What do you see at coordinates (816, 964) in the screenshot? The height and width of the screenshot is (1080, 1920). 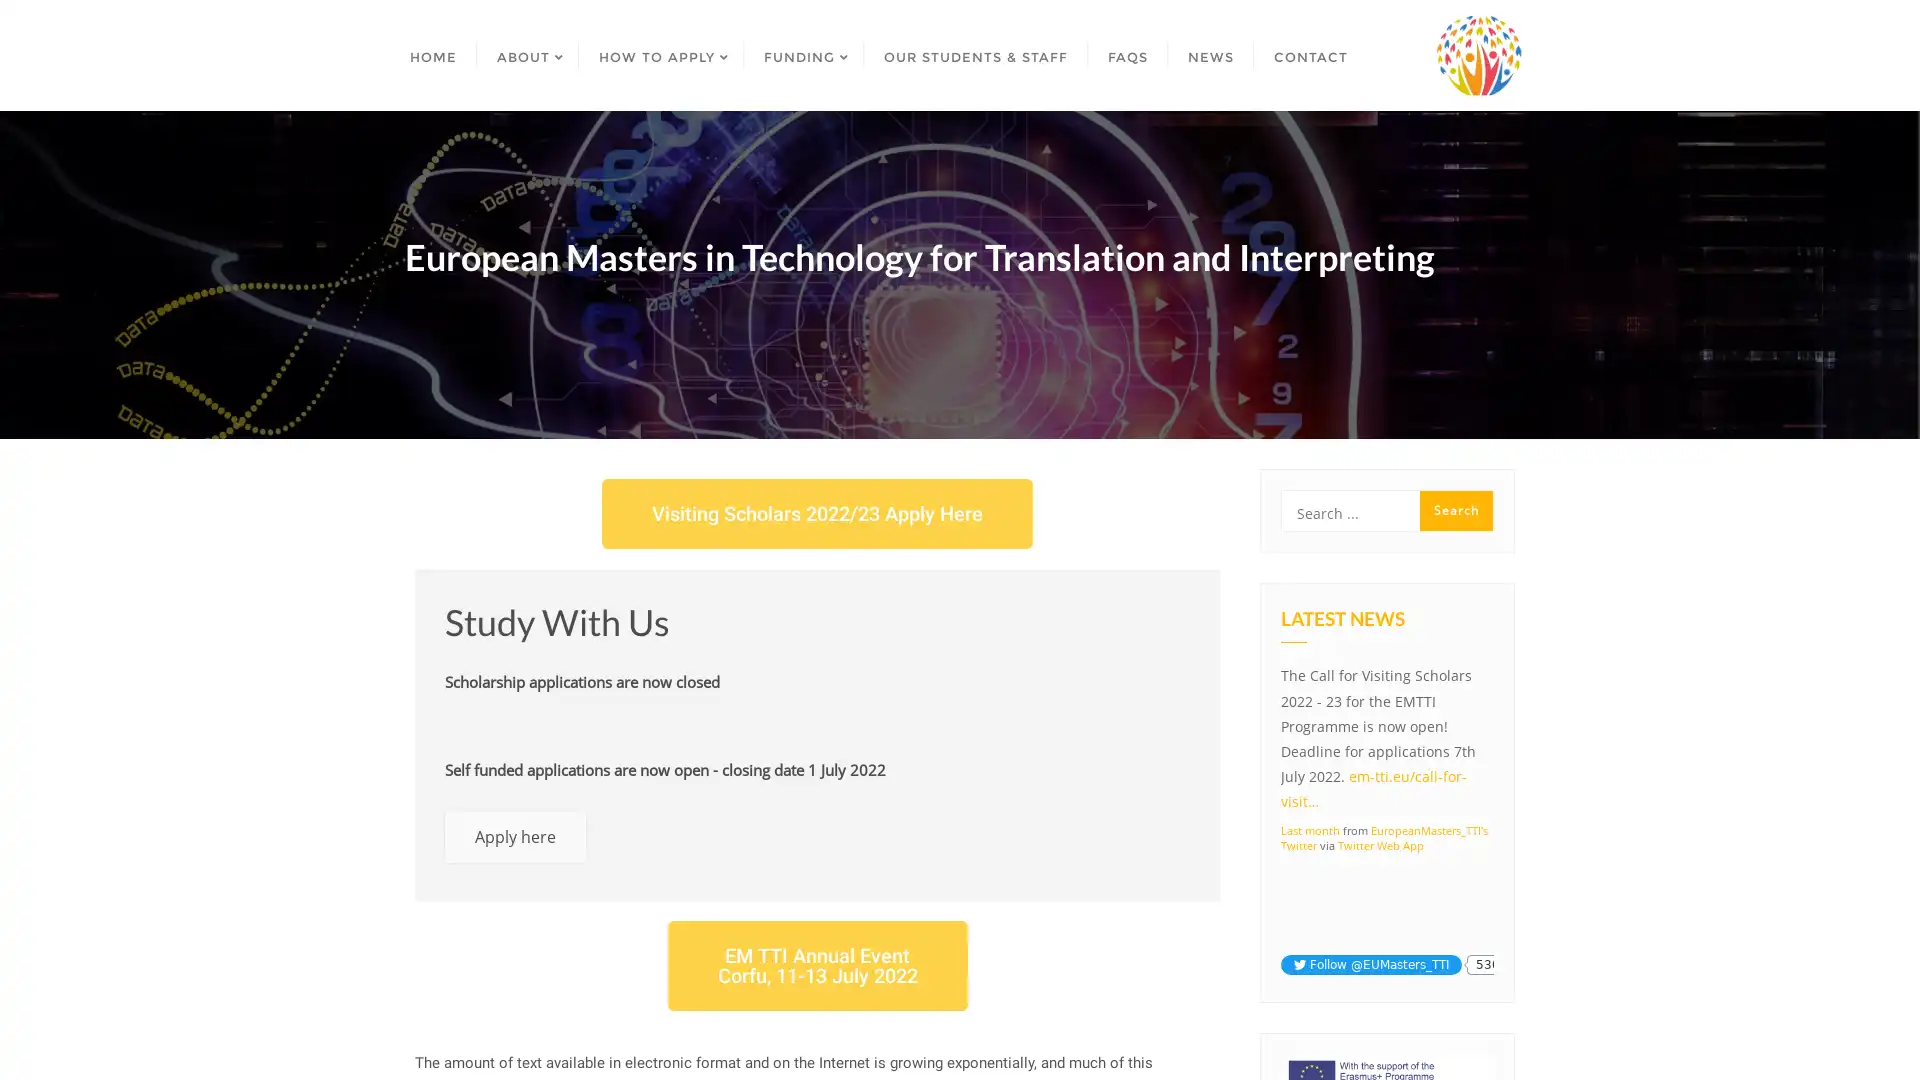 I see `EM TTI Annual Event Corfu, 11-13 July 2022` at bounding box center [816, 964].